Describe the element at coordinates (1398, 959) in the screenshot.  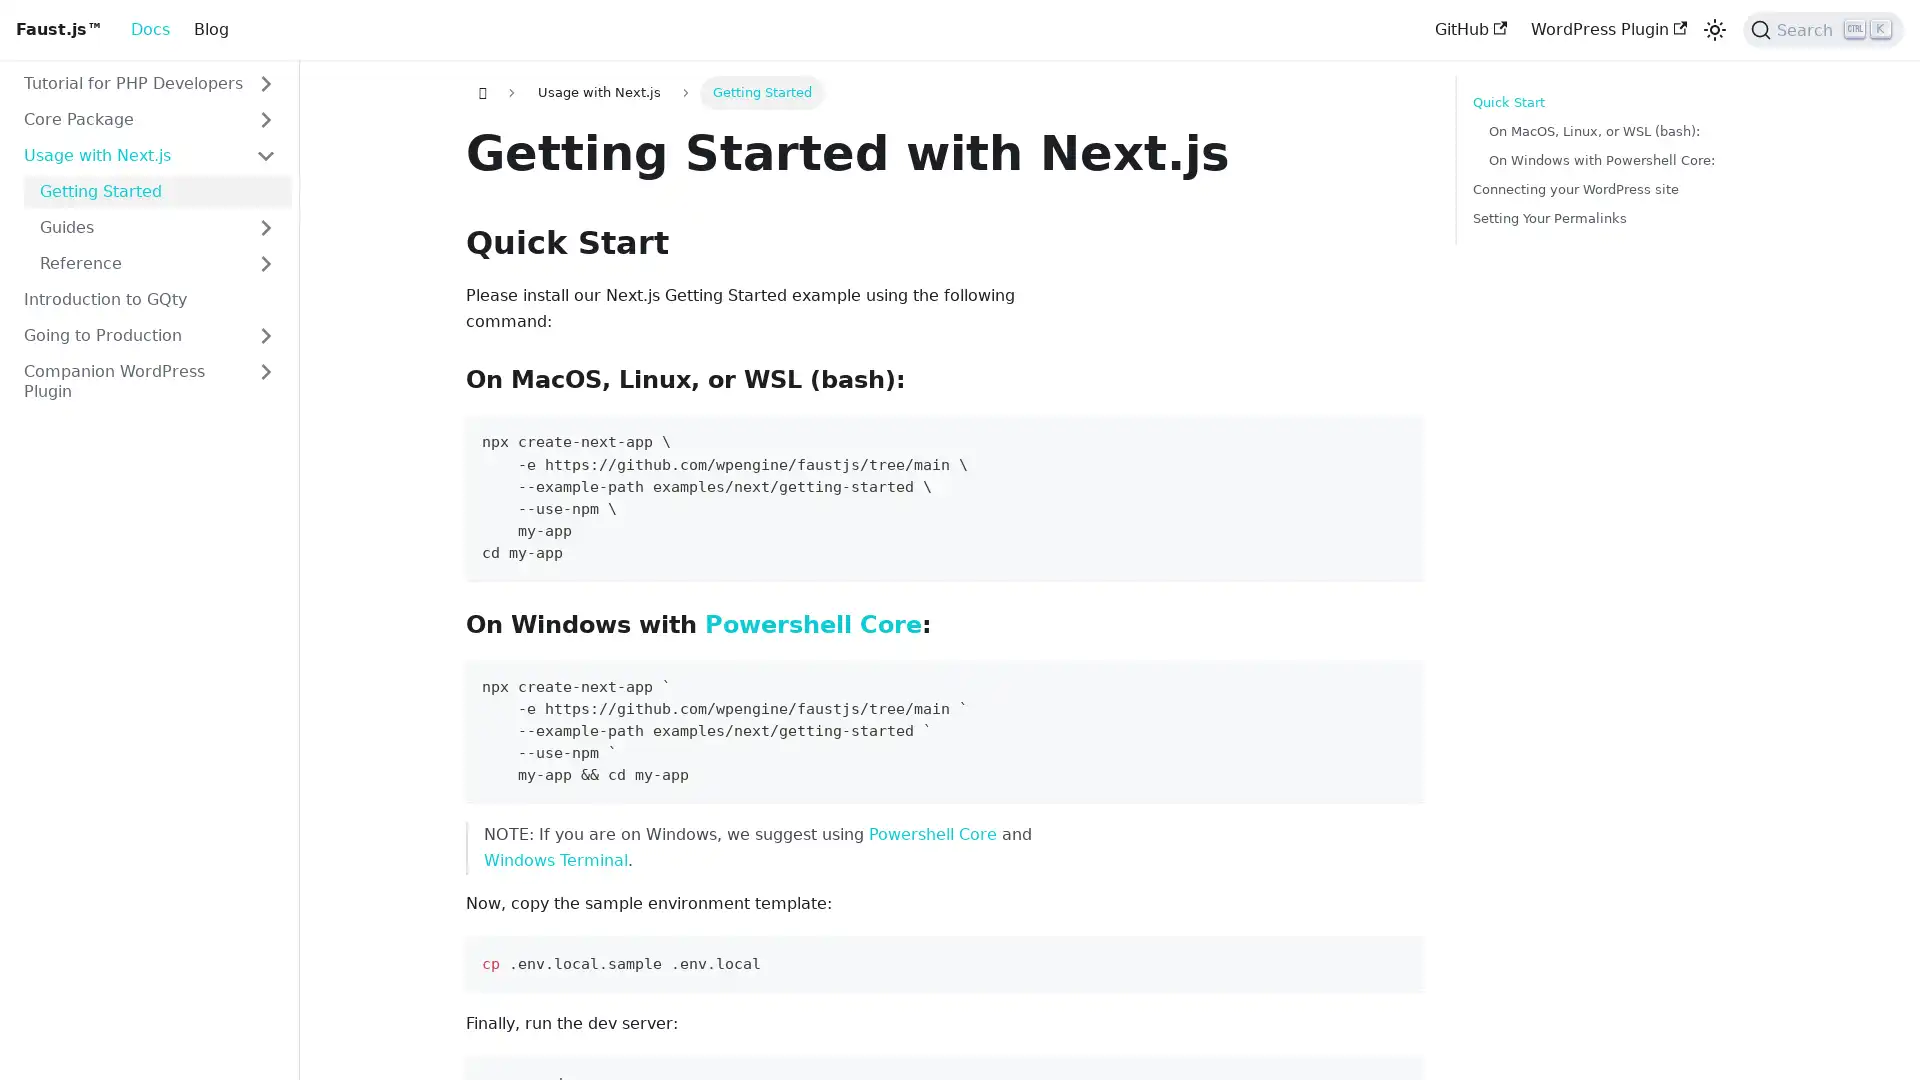
I see `Copy code to clipboard` at that location.